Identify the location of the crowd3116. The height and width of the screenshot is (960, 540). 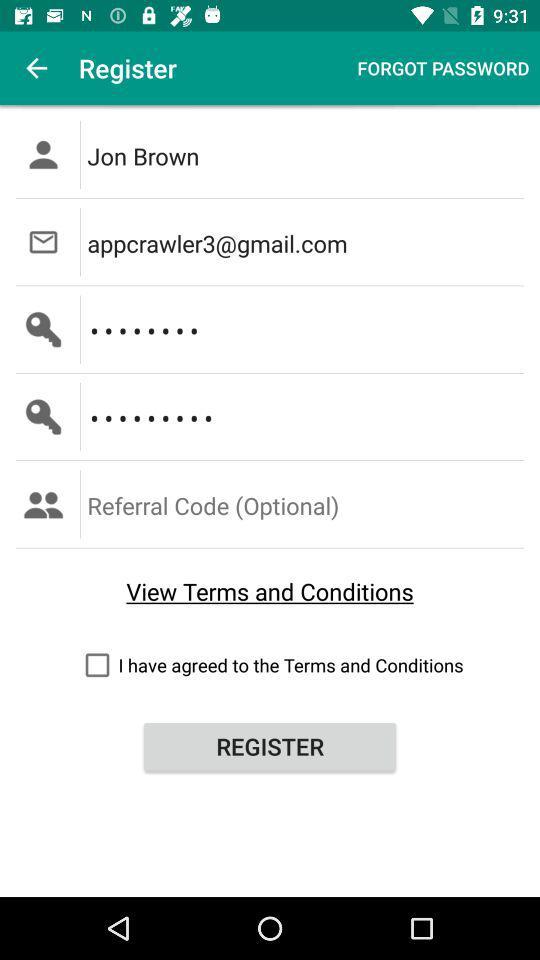
(307, 416).